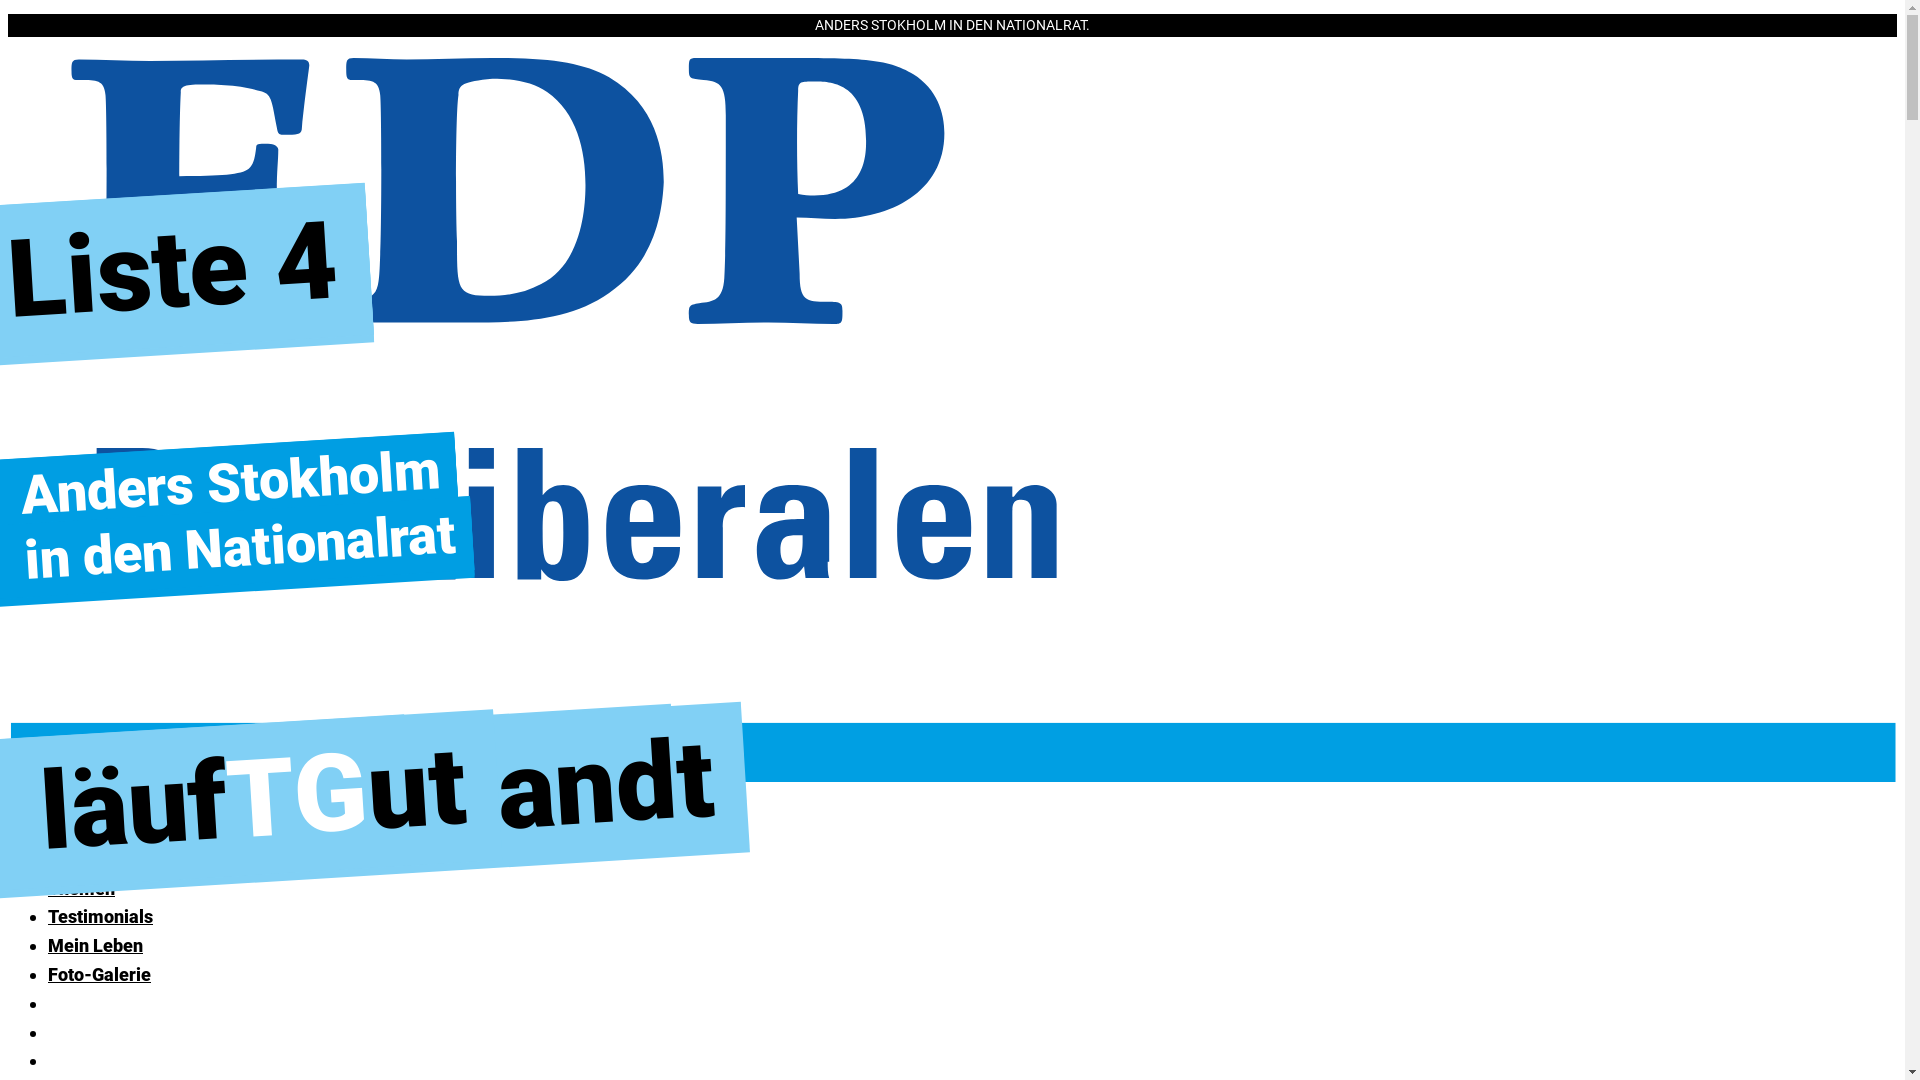  What do you see at coordinates (80, 887) in the screenshot?
I see `'Themen'` at bounding box center [80, 887].